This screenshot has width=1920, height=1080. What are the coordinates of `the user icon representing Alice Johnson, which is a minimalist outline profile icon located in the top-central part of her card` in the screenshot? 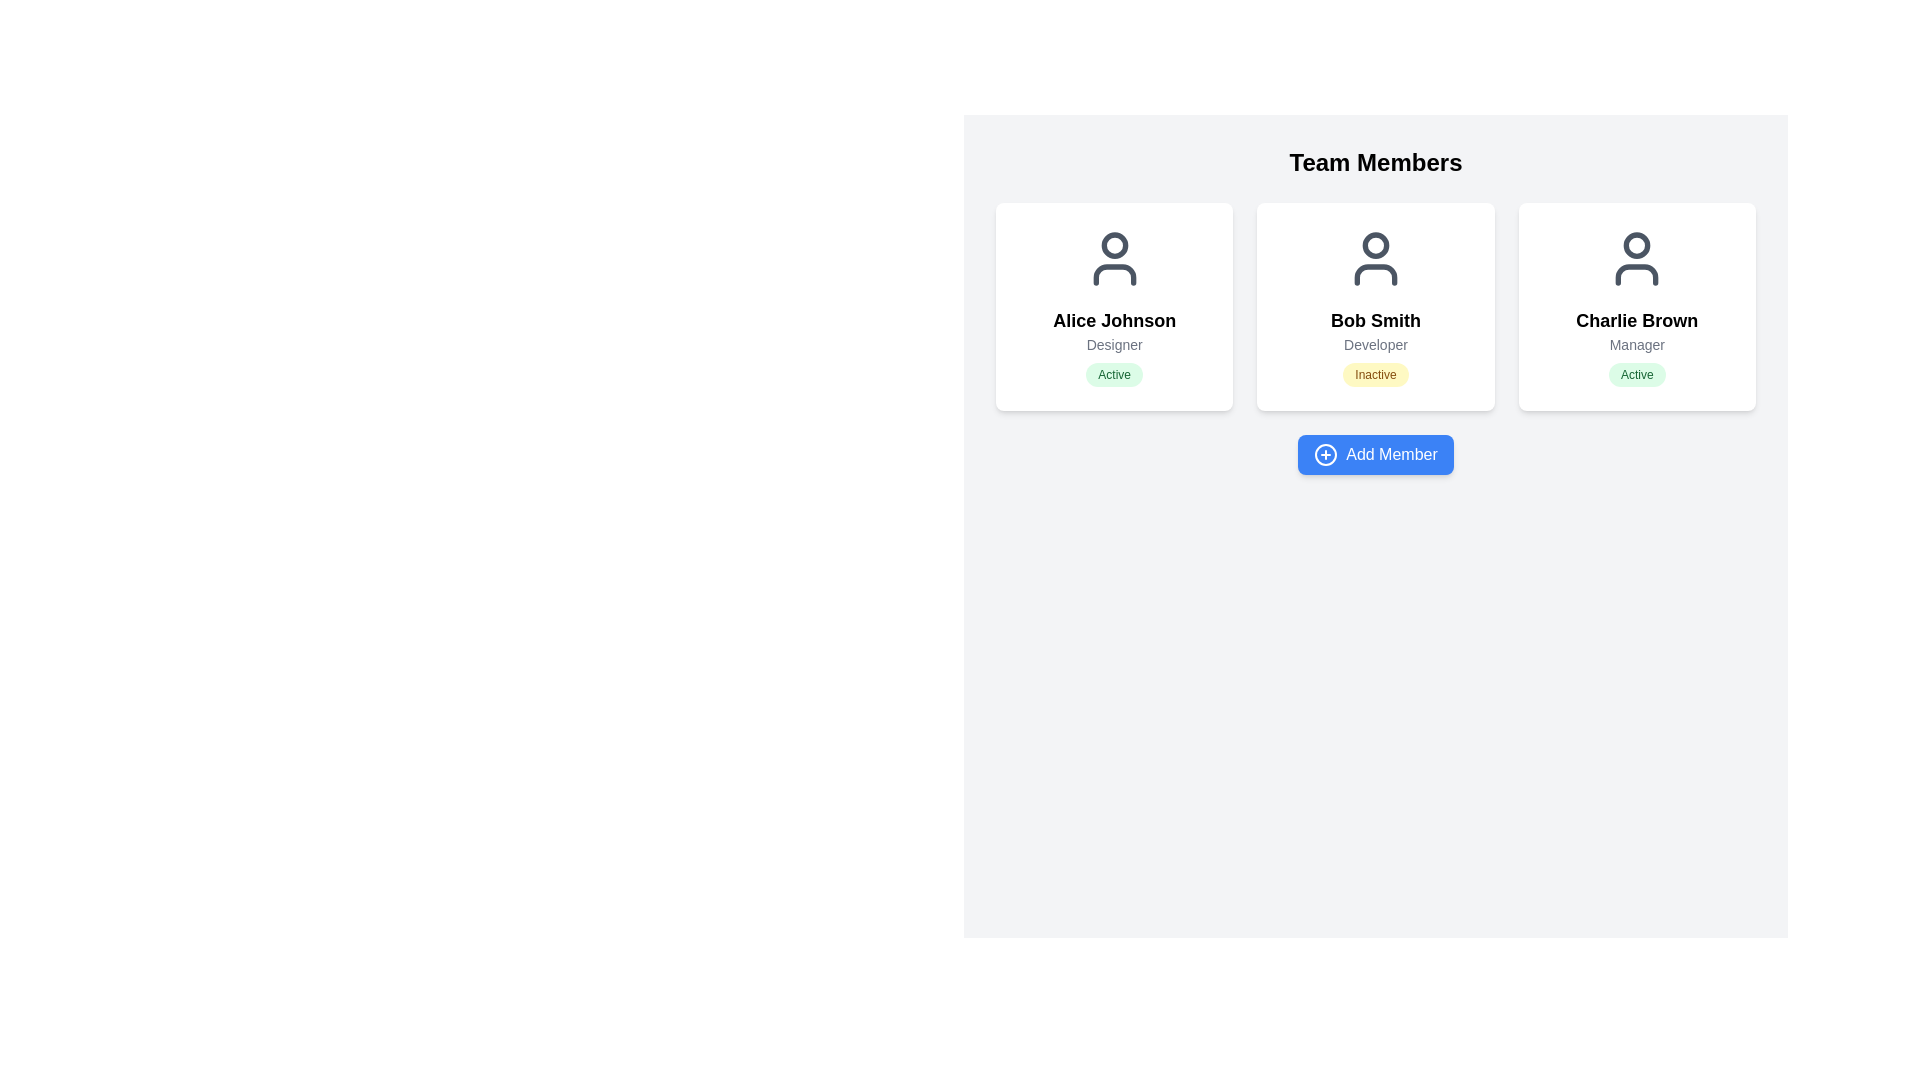 It's located at (1113, 257).